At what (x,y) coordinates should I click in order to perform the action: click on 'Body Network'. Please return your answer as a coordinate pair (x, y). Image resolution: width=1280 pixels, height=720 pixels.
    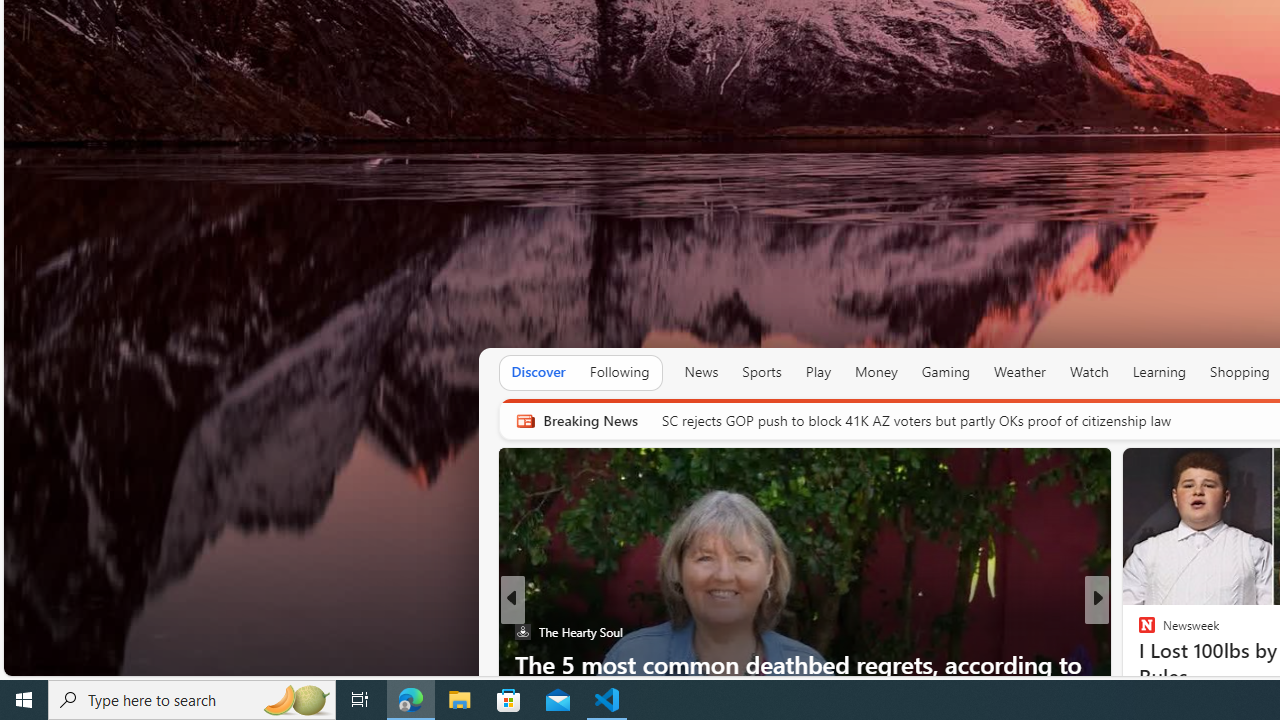
    Looking at the image, I should click on (1138, 632).